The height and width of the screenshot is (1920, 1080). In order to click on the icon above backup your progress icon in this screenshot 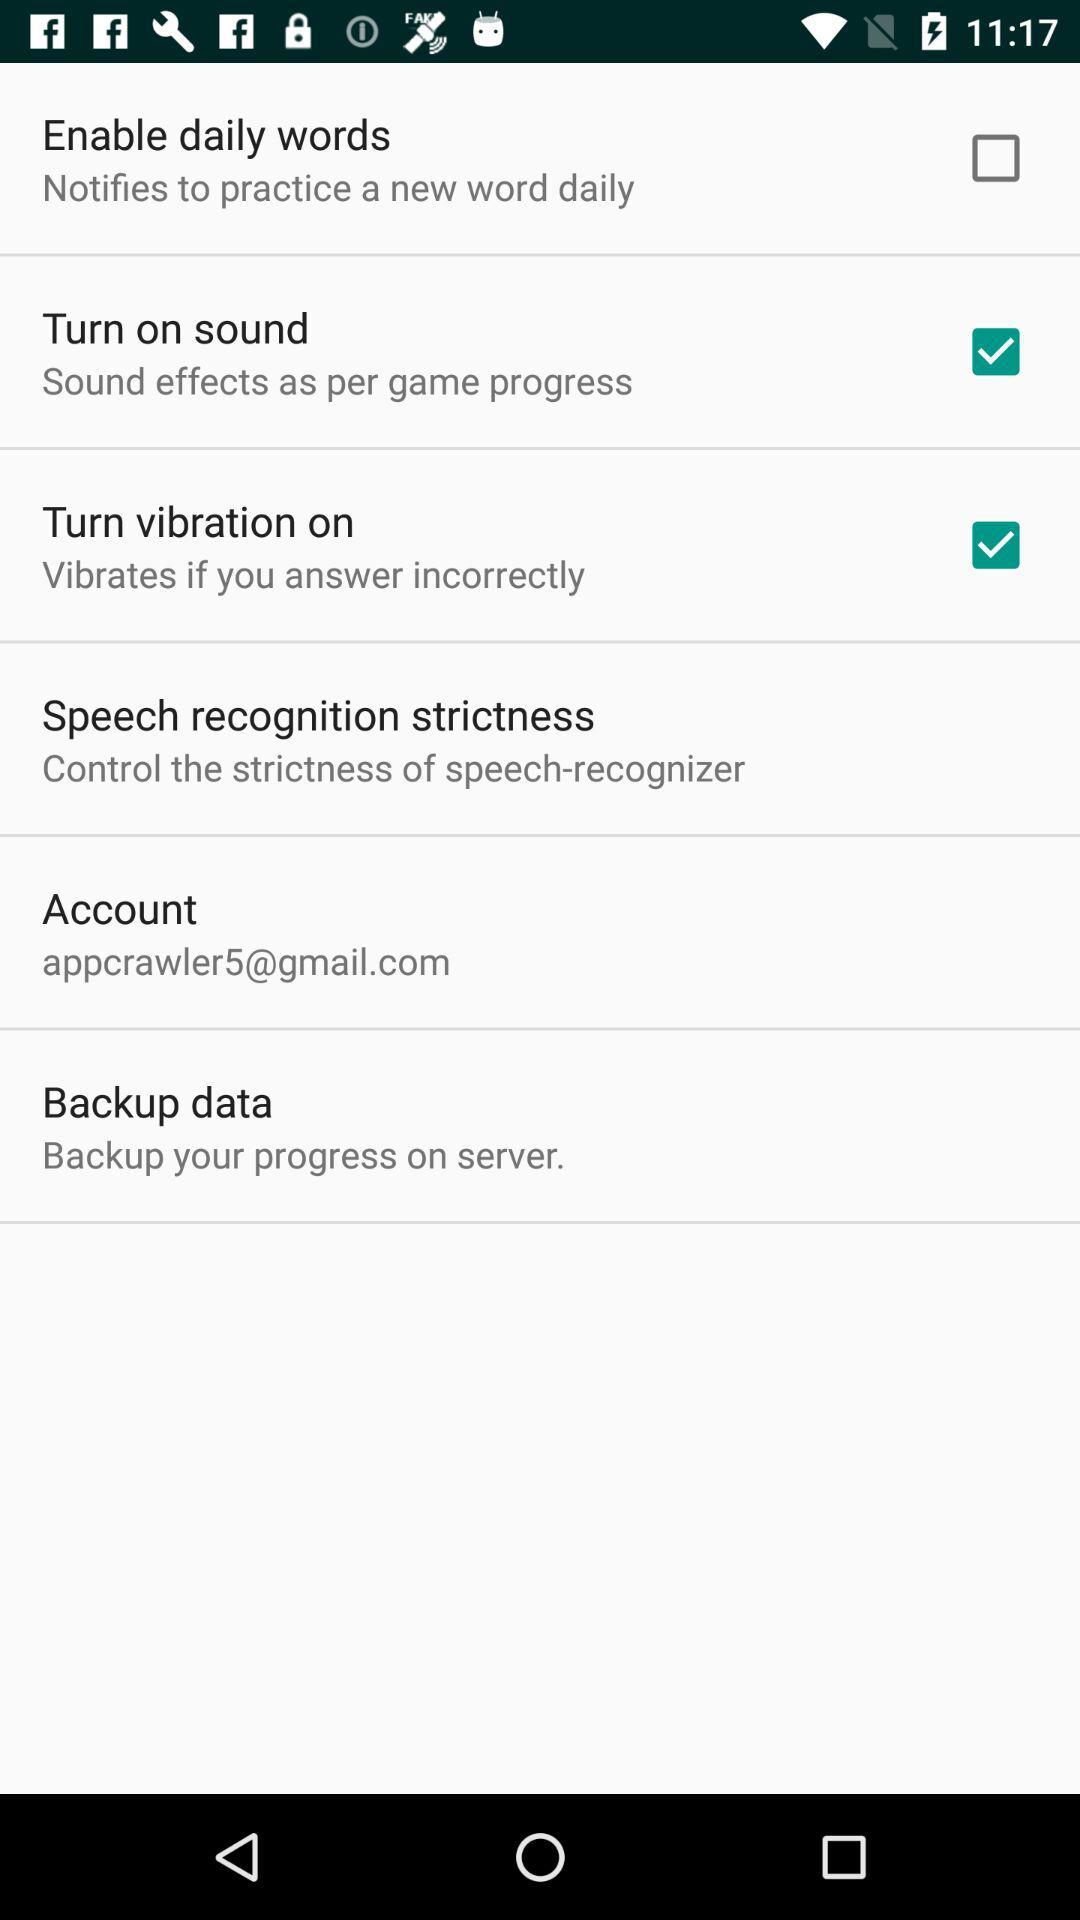, I will do `click(156, 1099)`.